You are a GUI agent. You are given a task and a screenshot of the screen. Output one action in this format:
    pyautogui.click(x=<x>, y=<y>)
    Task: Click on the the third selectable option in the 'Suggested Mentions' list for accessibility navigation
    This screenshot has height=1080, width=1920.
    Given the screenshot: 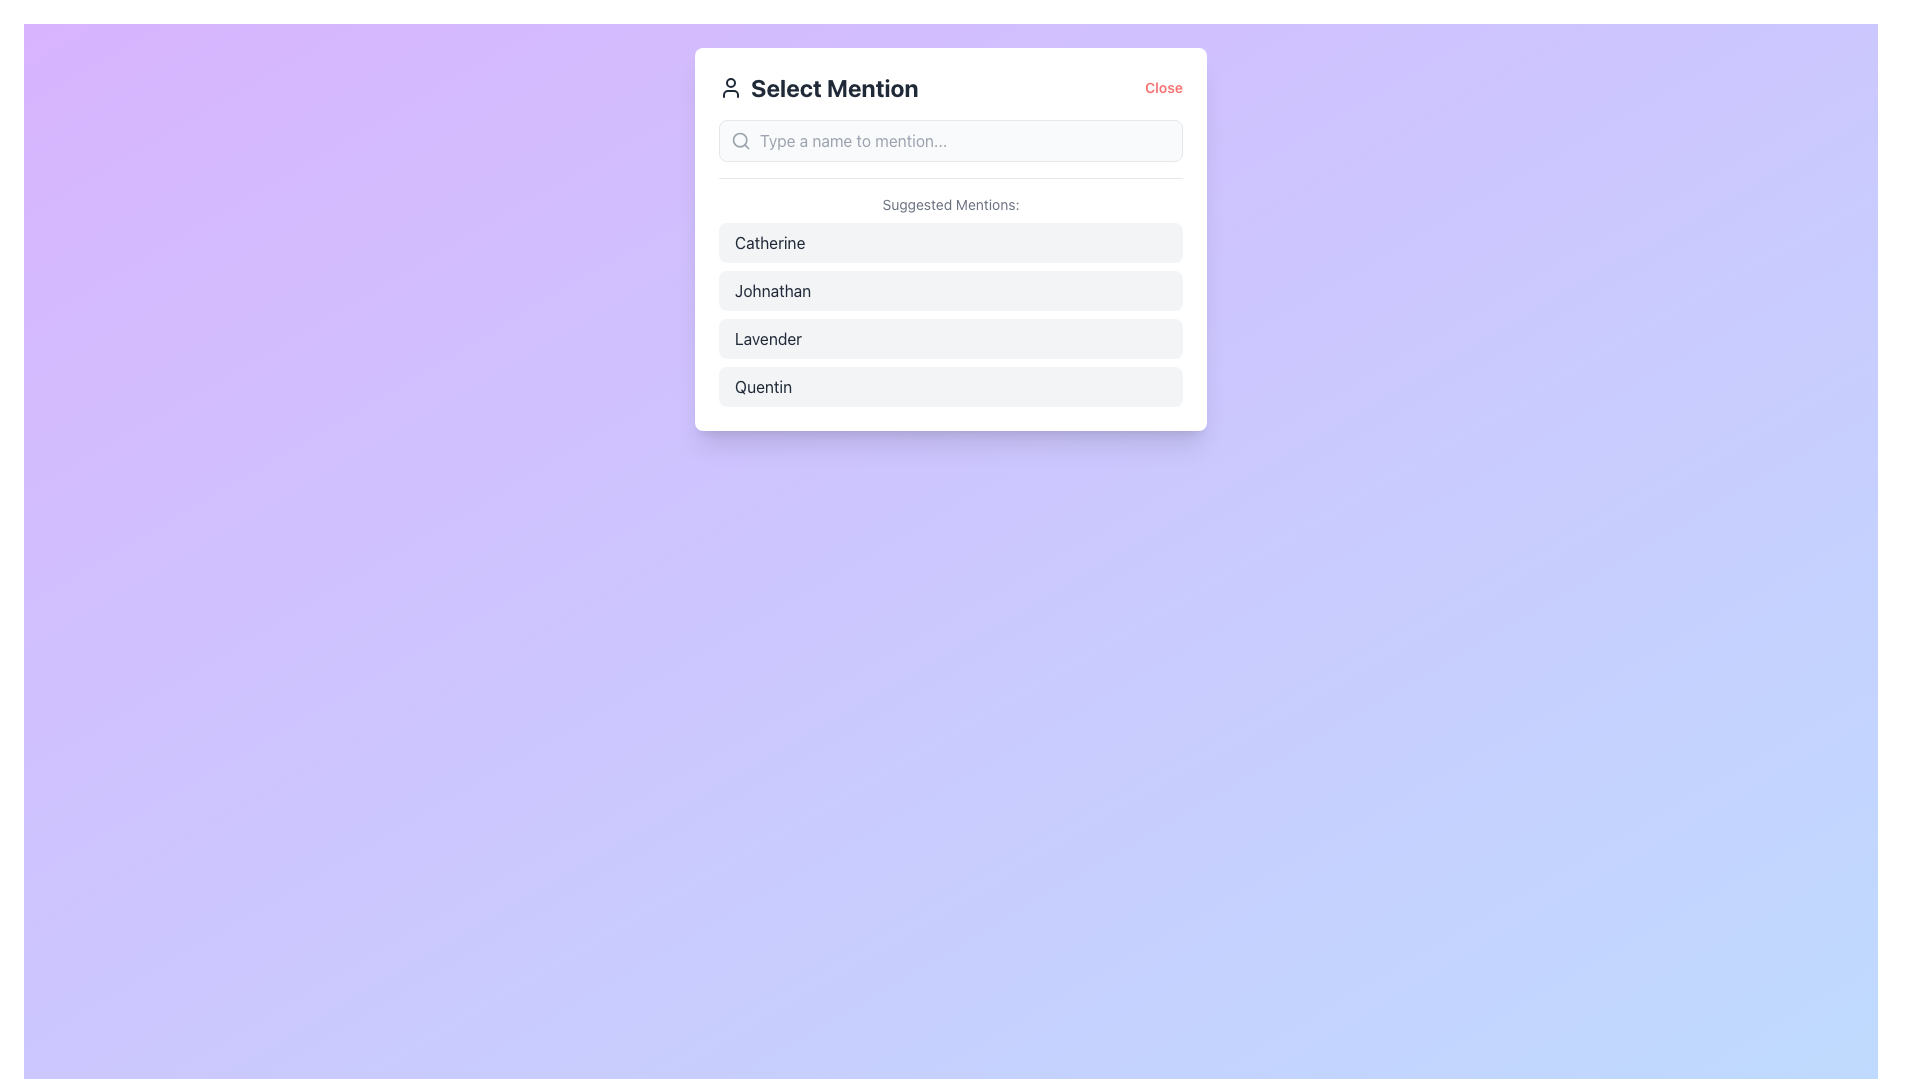 What is the action you would take?
    pyautogui.click(x=949, y=338)
    